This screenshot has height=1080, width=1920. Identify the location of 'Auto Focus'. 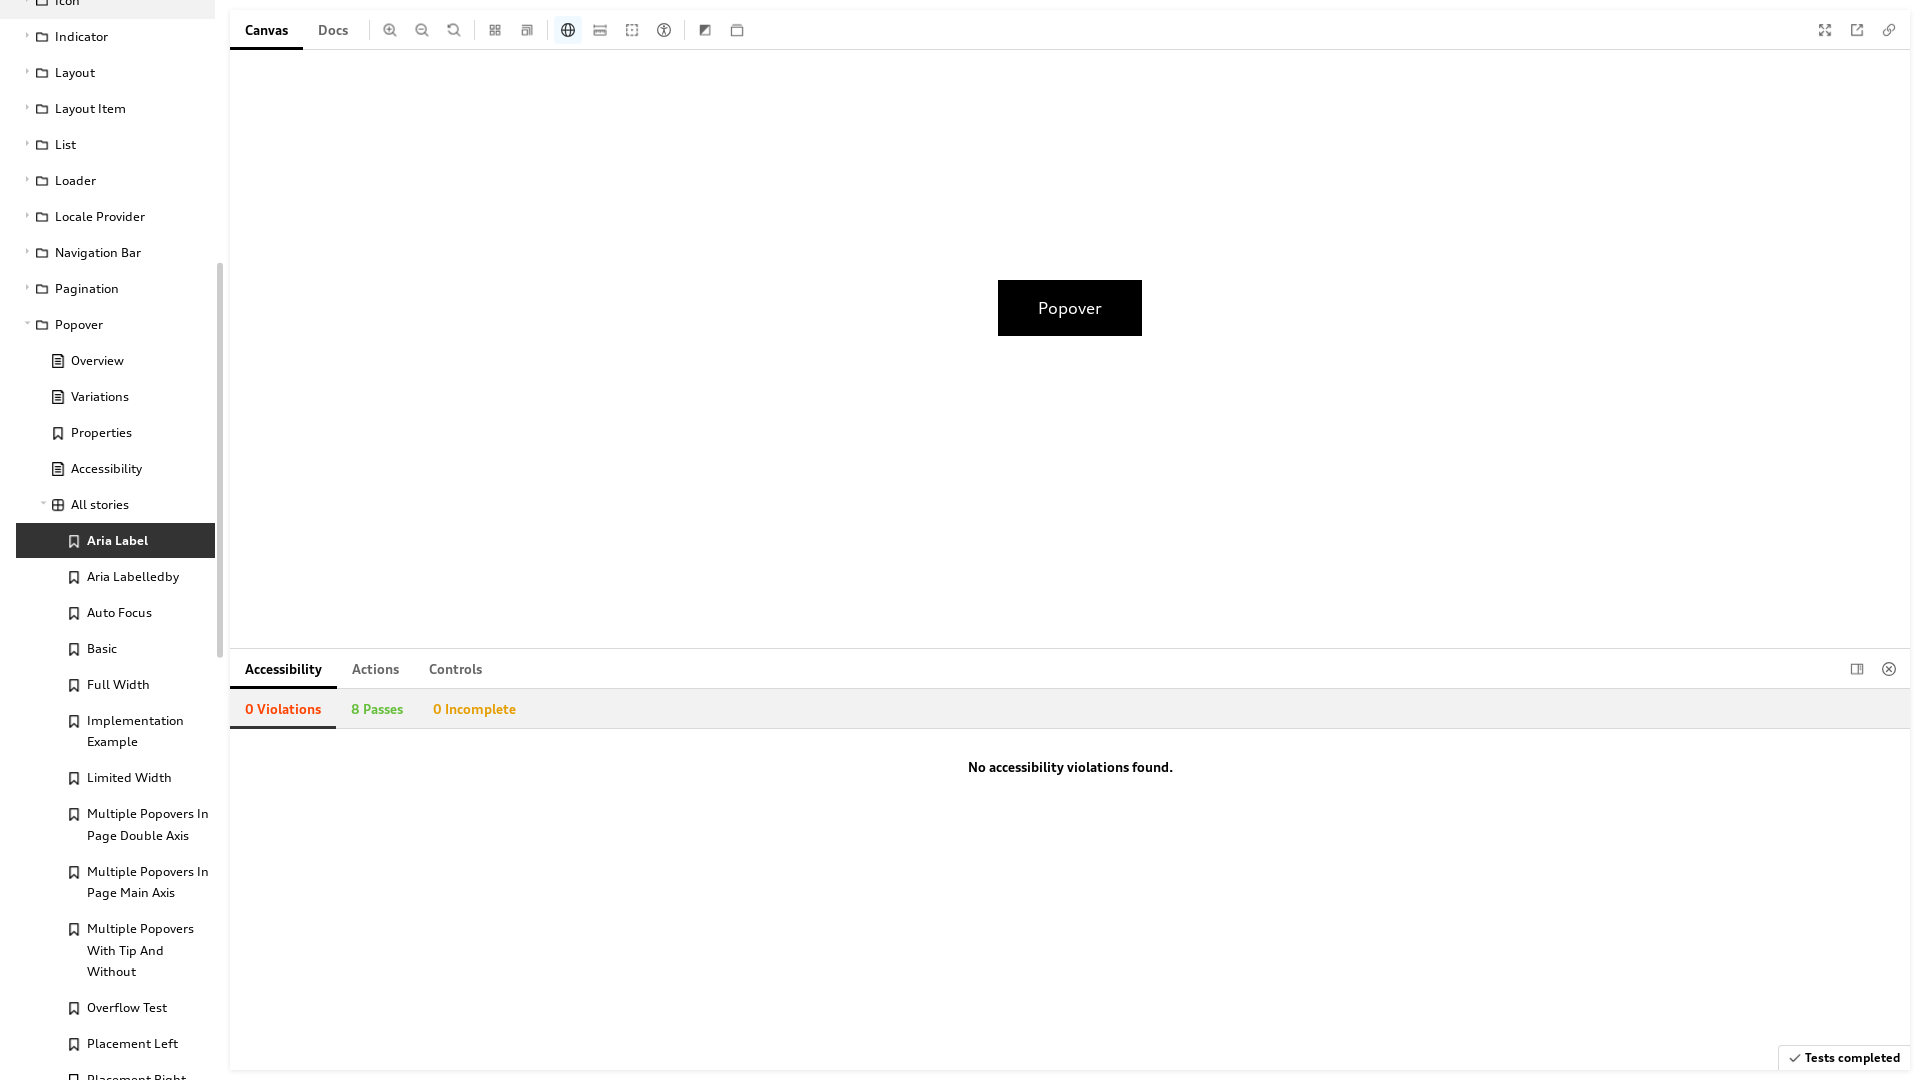
(114, 611).